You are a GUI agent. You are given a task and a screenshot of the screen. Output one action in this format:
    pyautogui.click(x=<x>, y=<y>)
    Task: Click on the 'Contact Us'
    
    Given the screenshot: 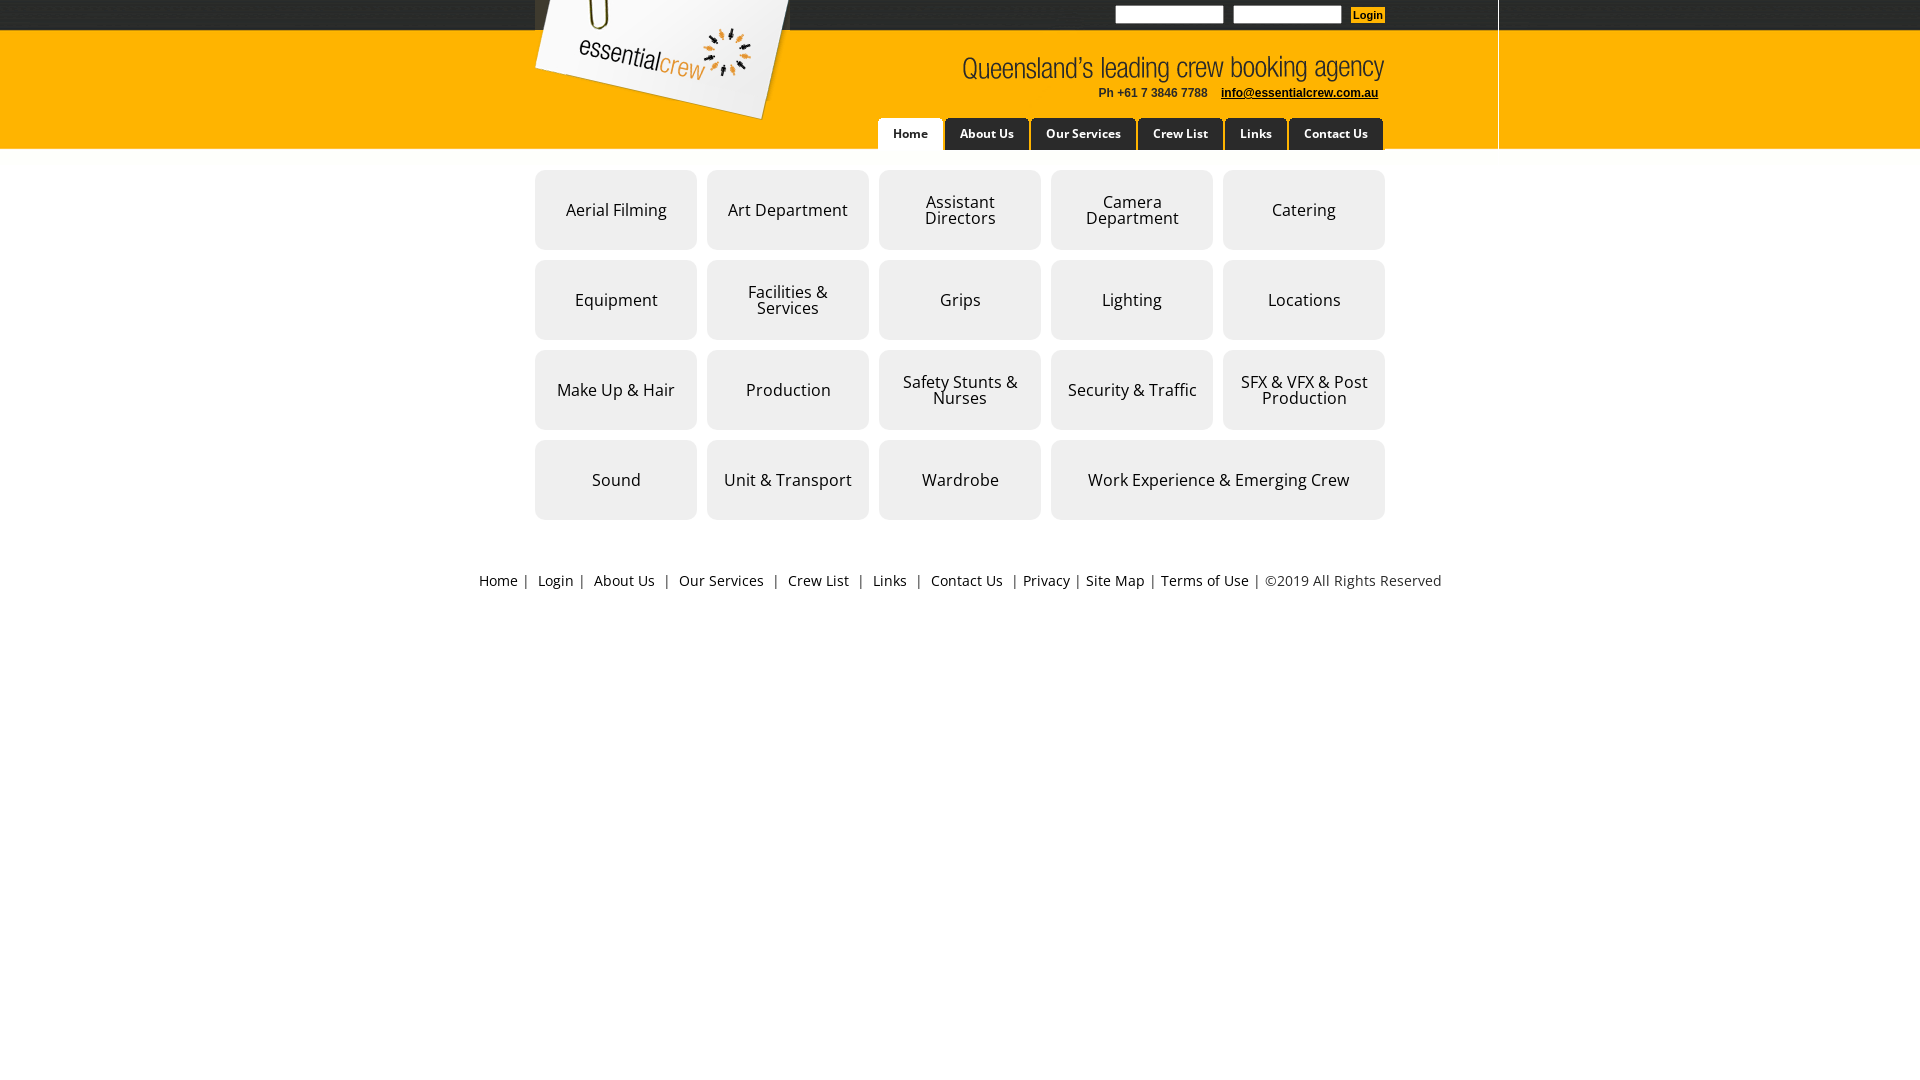 What is the action you would take?
    pyautogui.click(x=965, y=580)
    